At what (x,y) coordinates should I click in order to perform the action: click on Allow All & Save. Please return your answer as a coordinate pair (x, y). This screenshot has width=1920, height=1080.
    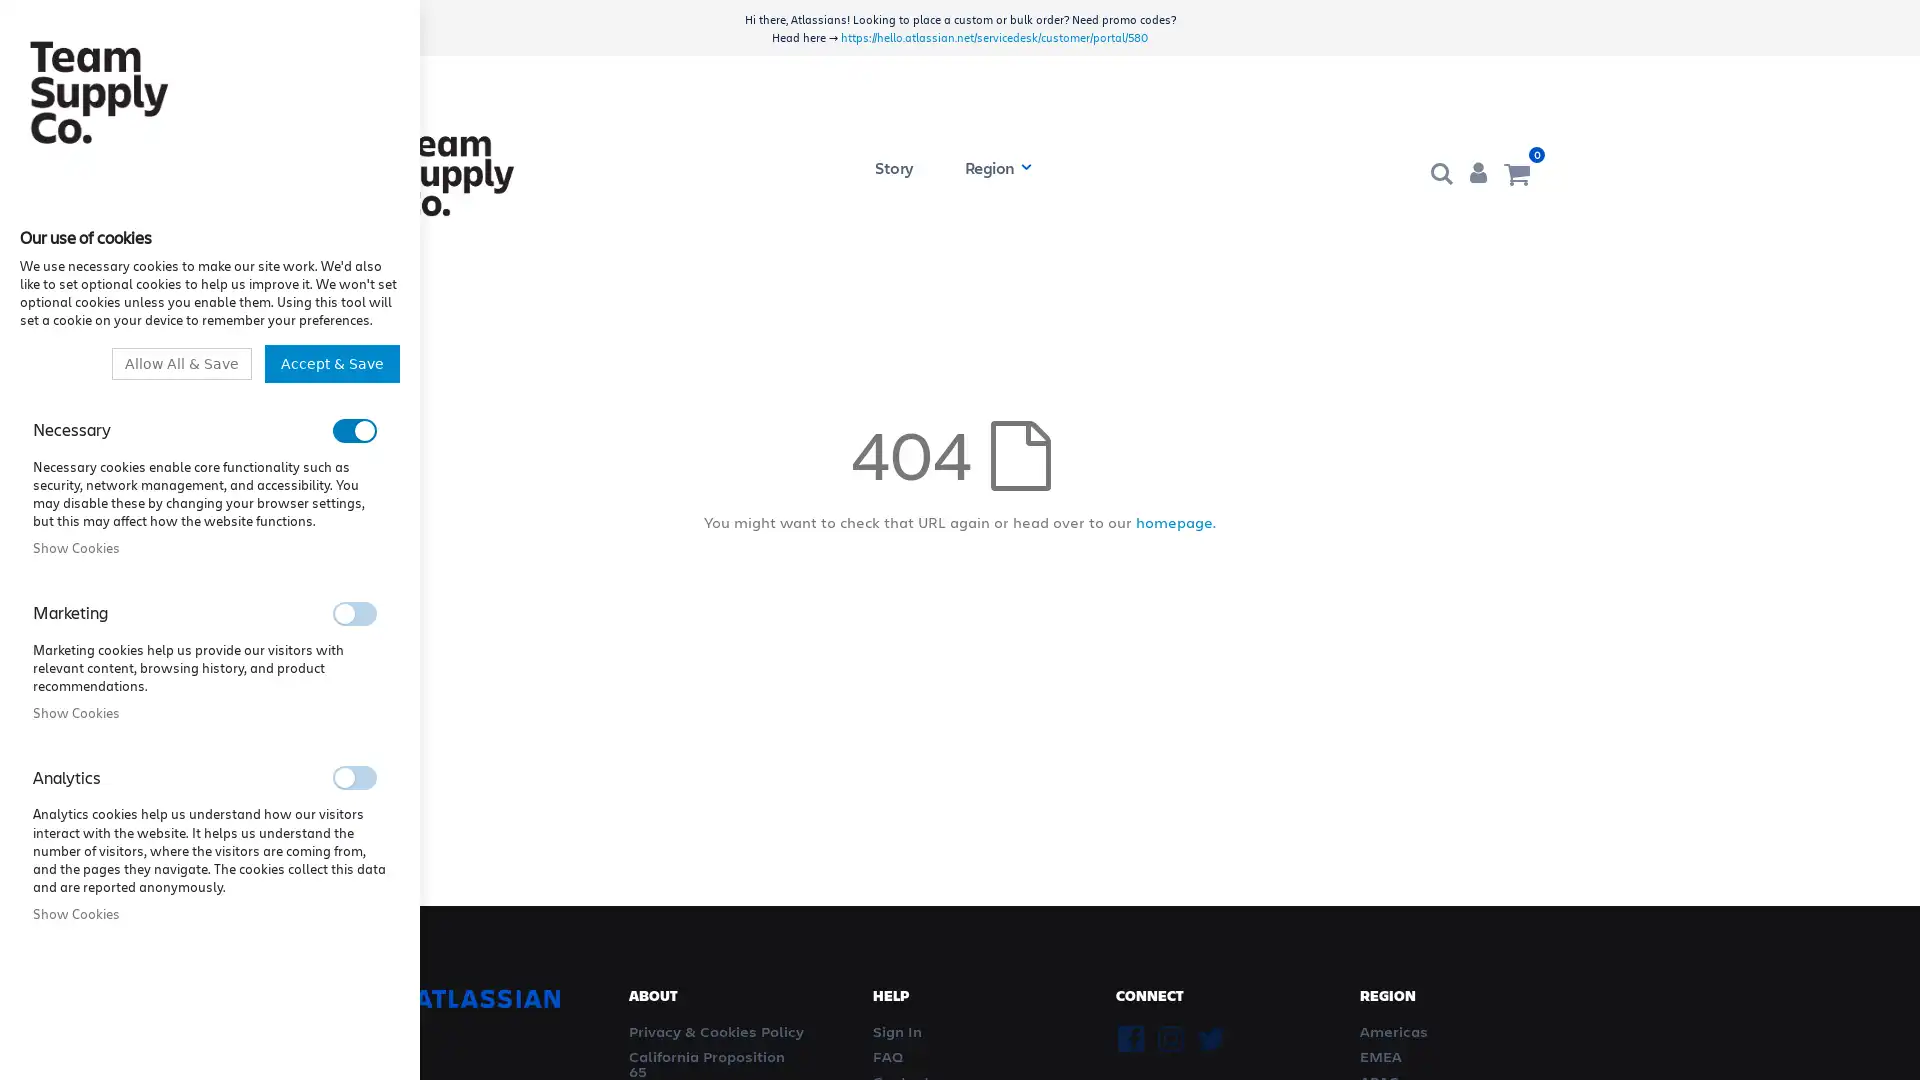
    Looking at the image, I should click on (196, 362).